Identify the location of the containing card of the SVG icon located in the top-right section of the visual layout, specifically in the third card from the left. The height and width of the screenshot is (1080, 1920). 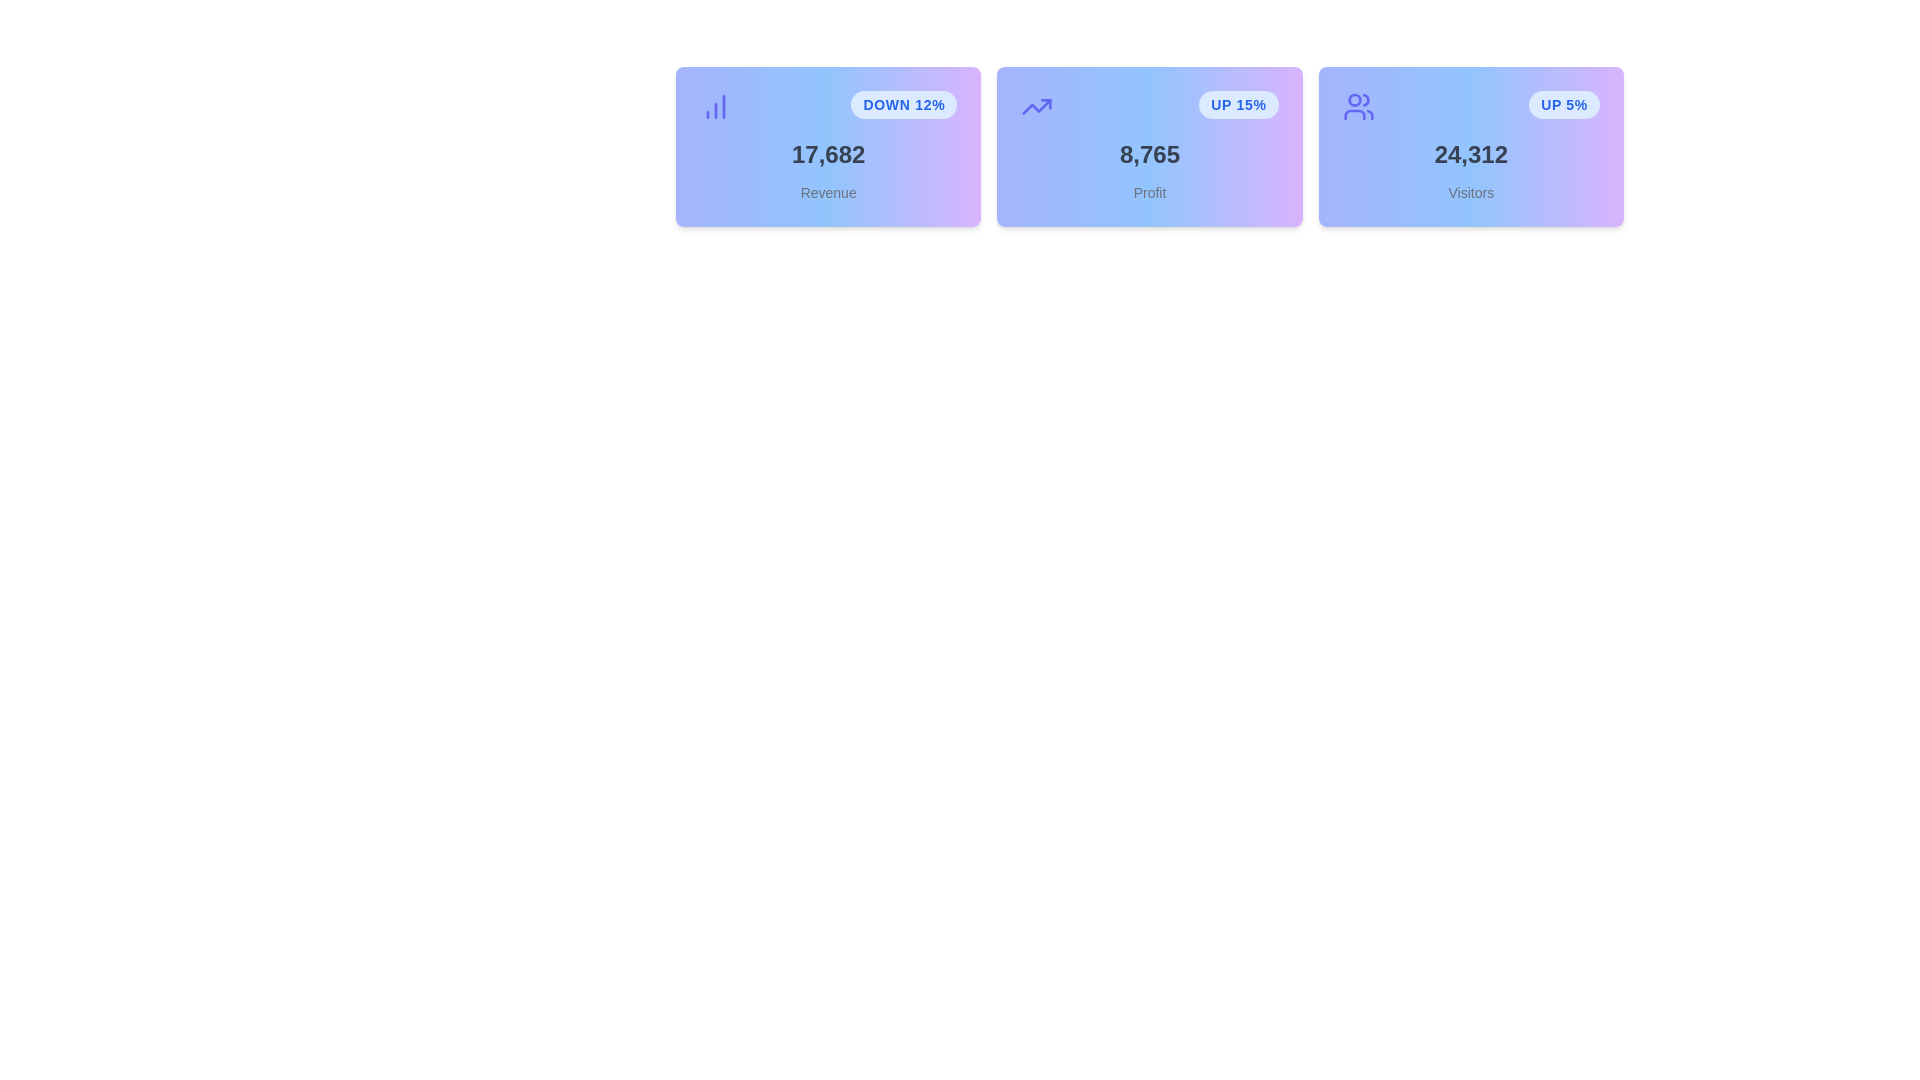
(1354, 115).